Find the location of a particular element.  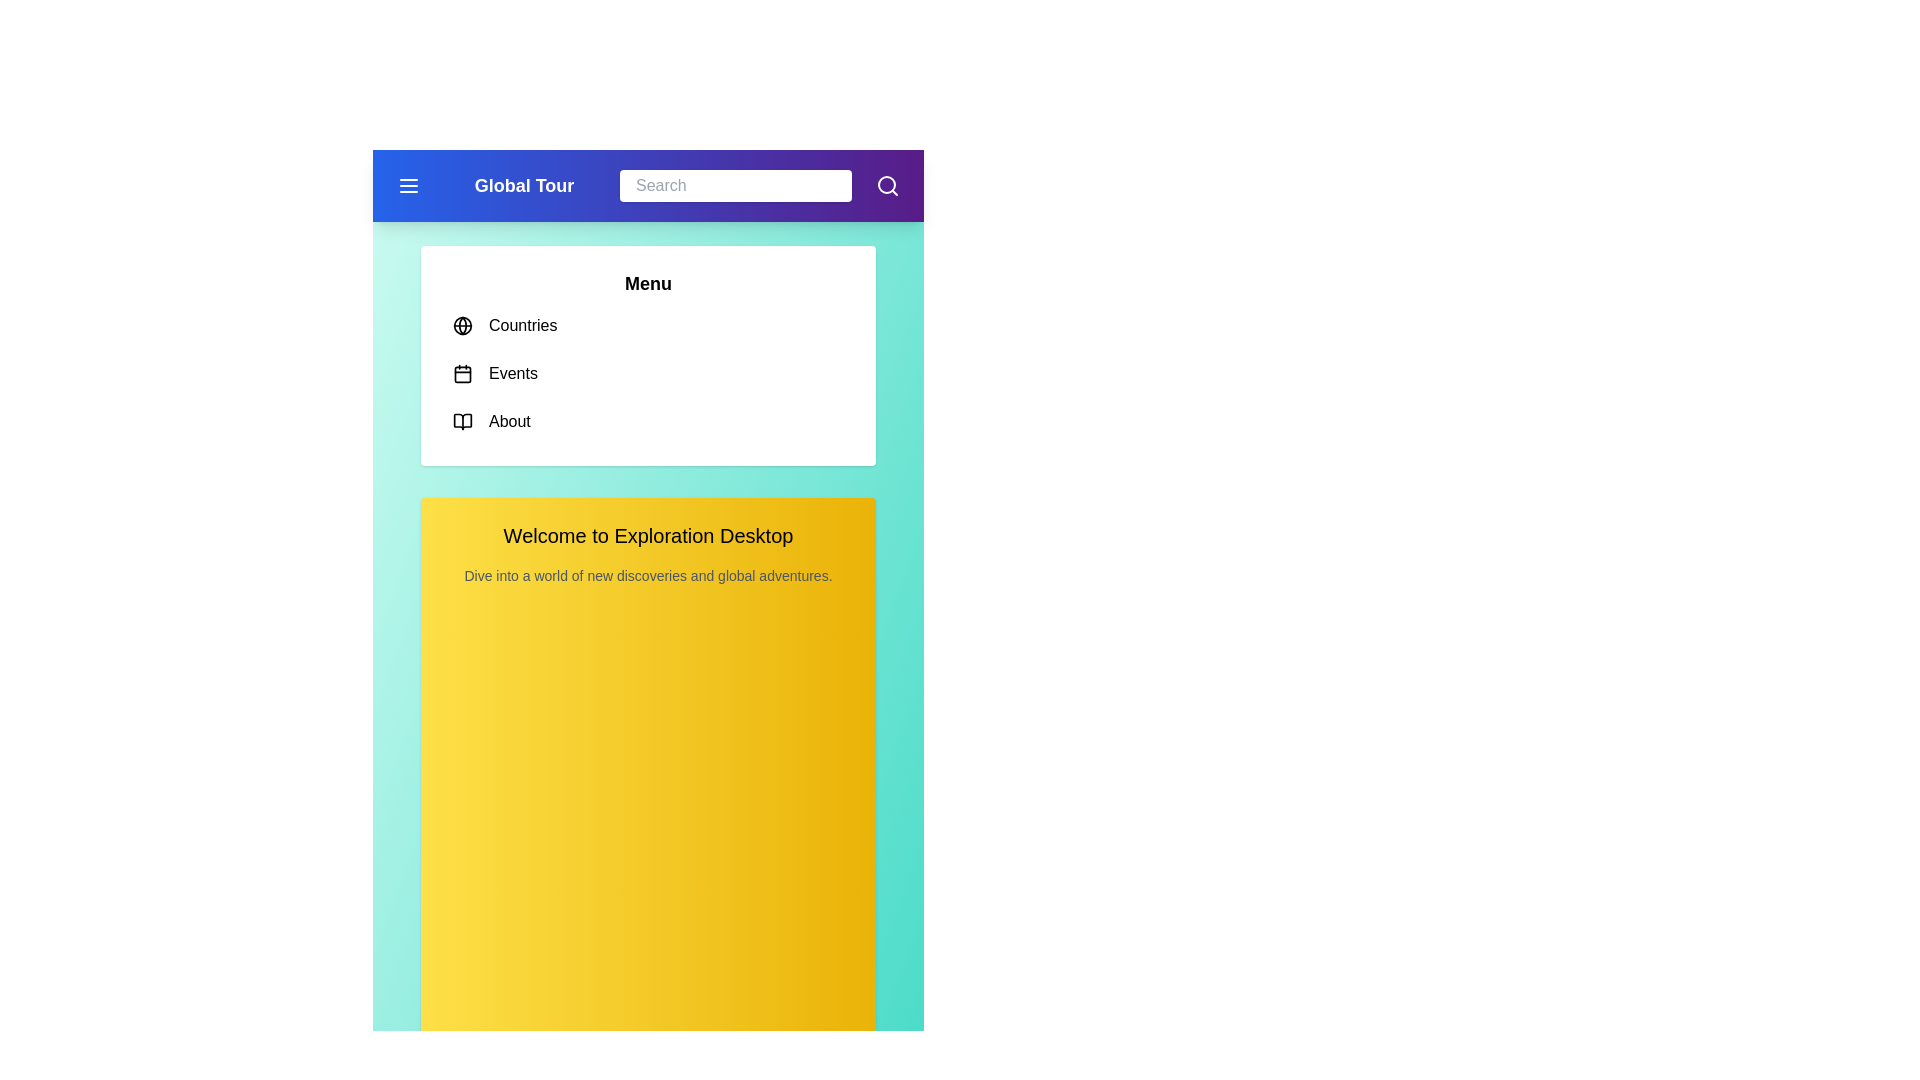

the menu item Countries from the menu is located at coordinates (648, 325).